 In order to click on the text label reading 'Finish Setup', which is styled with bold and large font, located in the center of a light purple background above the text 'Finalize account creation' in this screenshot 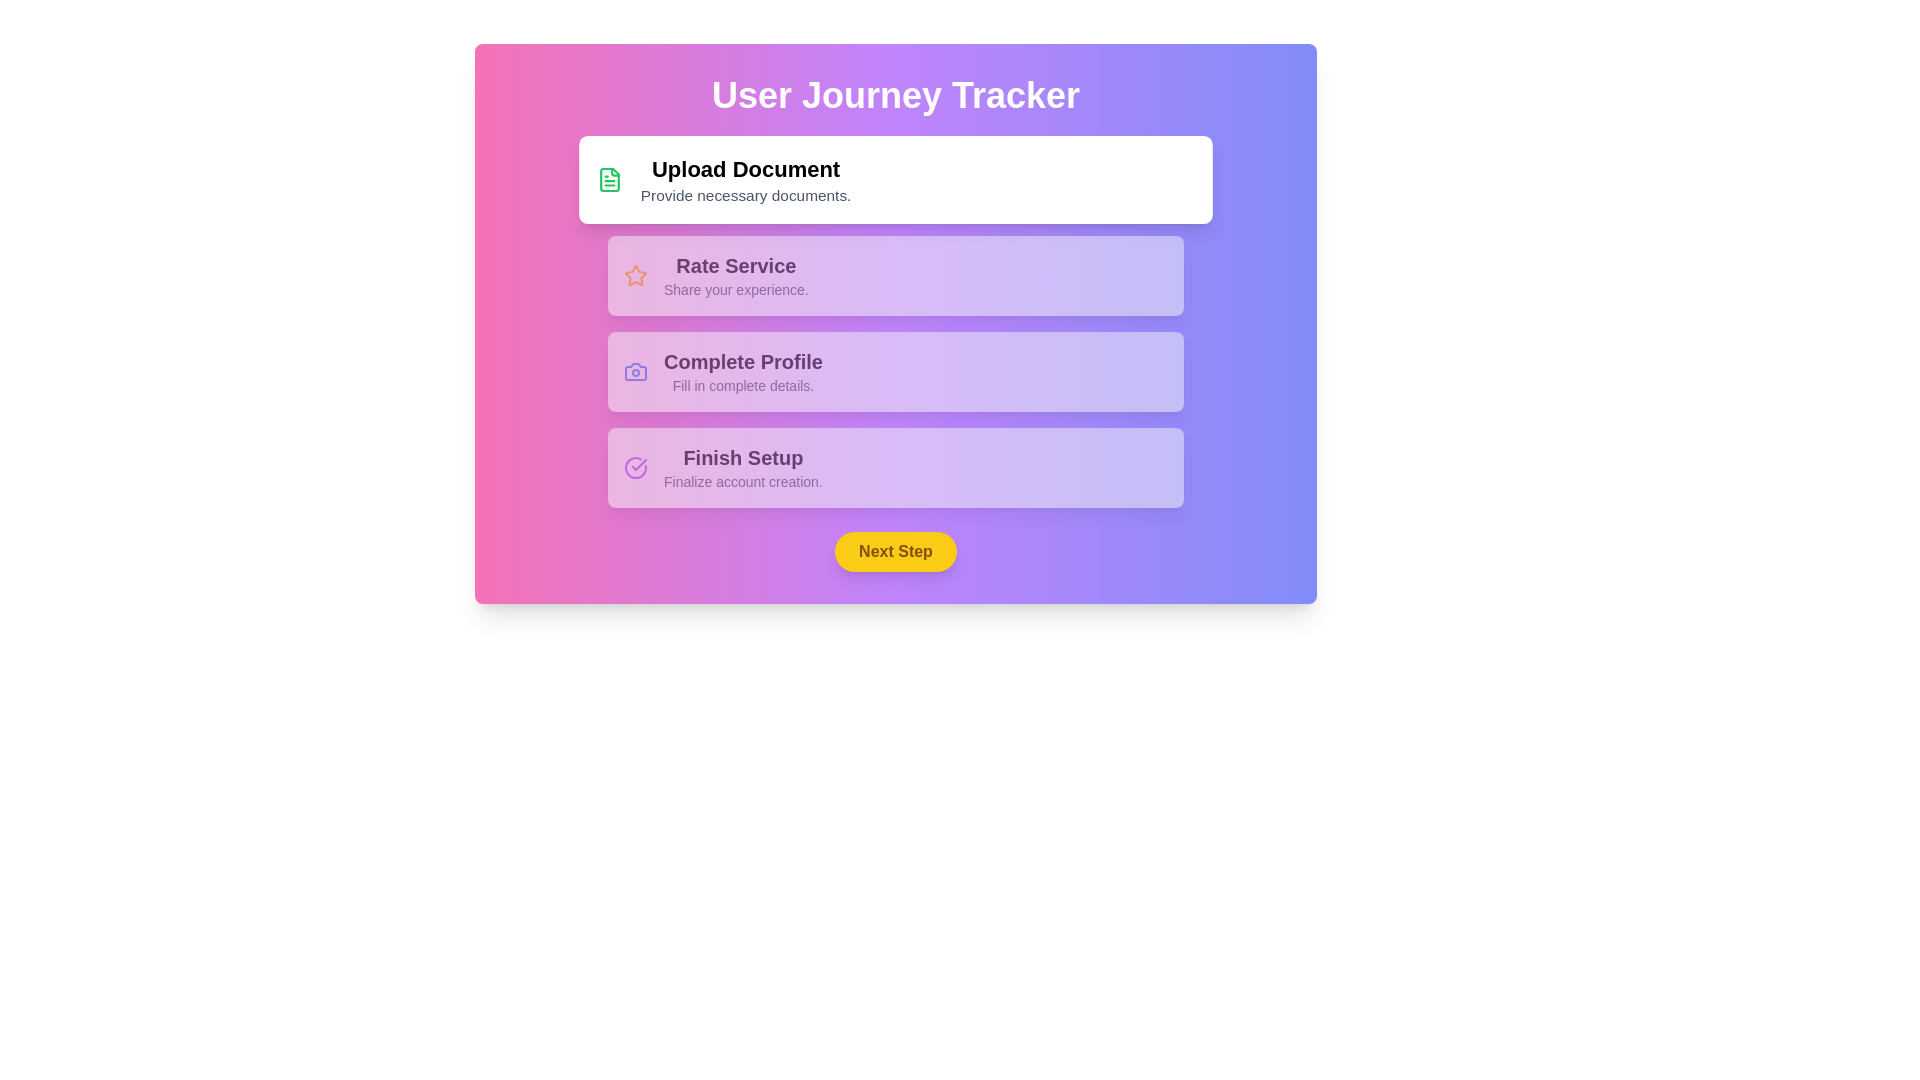, I will do `click(742, 458)`.